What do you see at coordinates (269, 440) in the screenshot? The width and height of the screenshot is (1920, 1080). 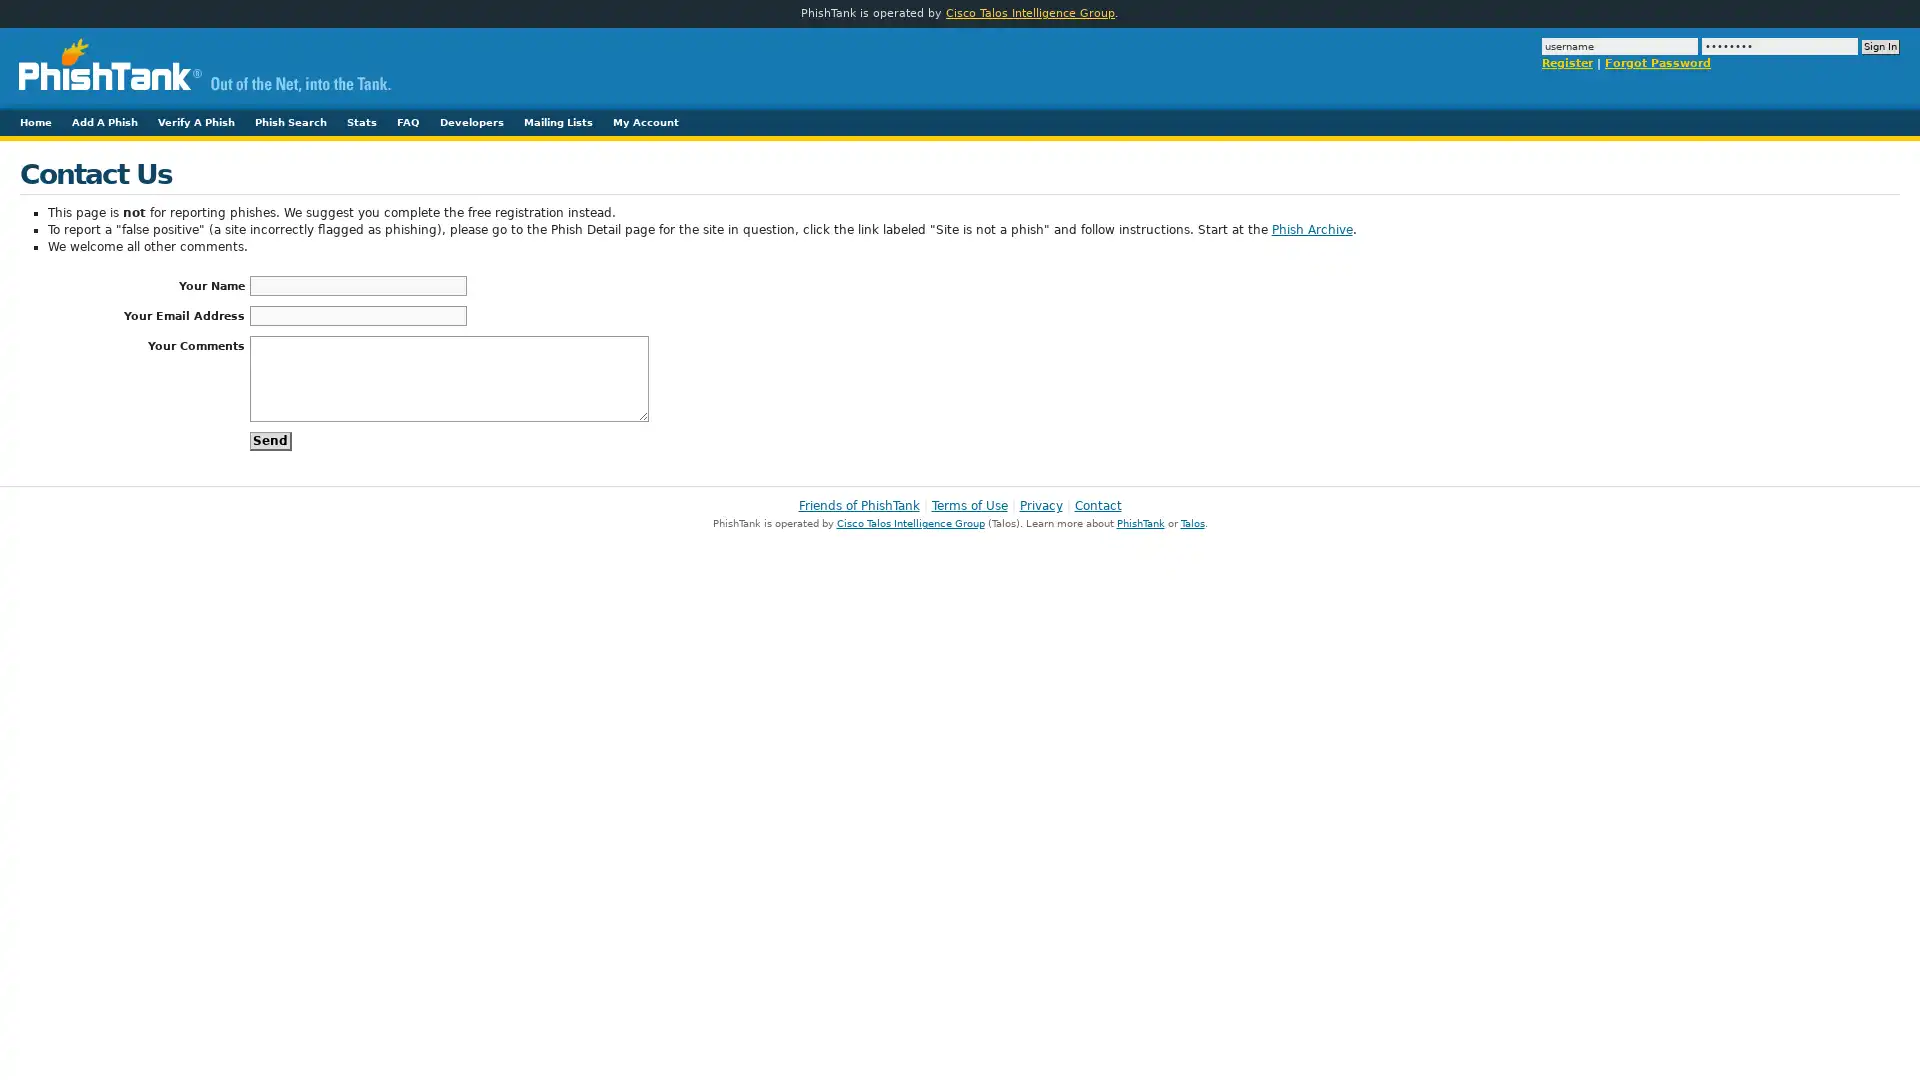 I see `Send` at bounding box center [269, 440].